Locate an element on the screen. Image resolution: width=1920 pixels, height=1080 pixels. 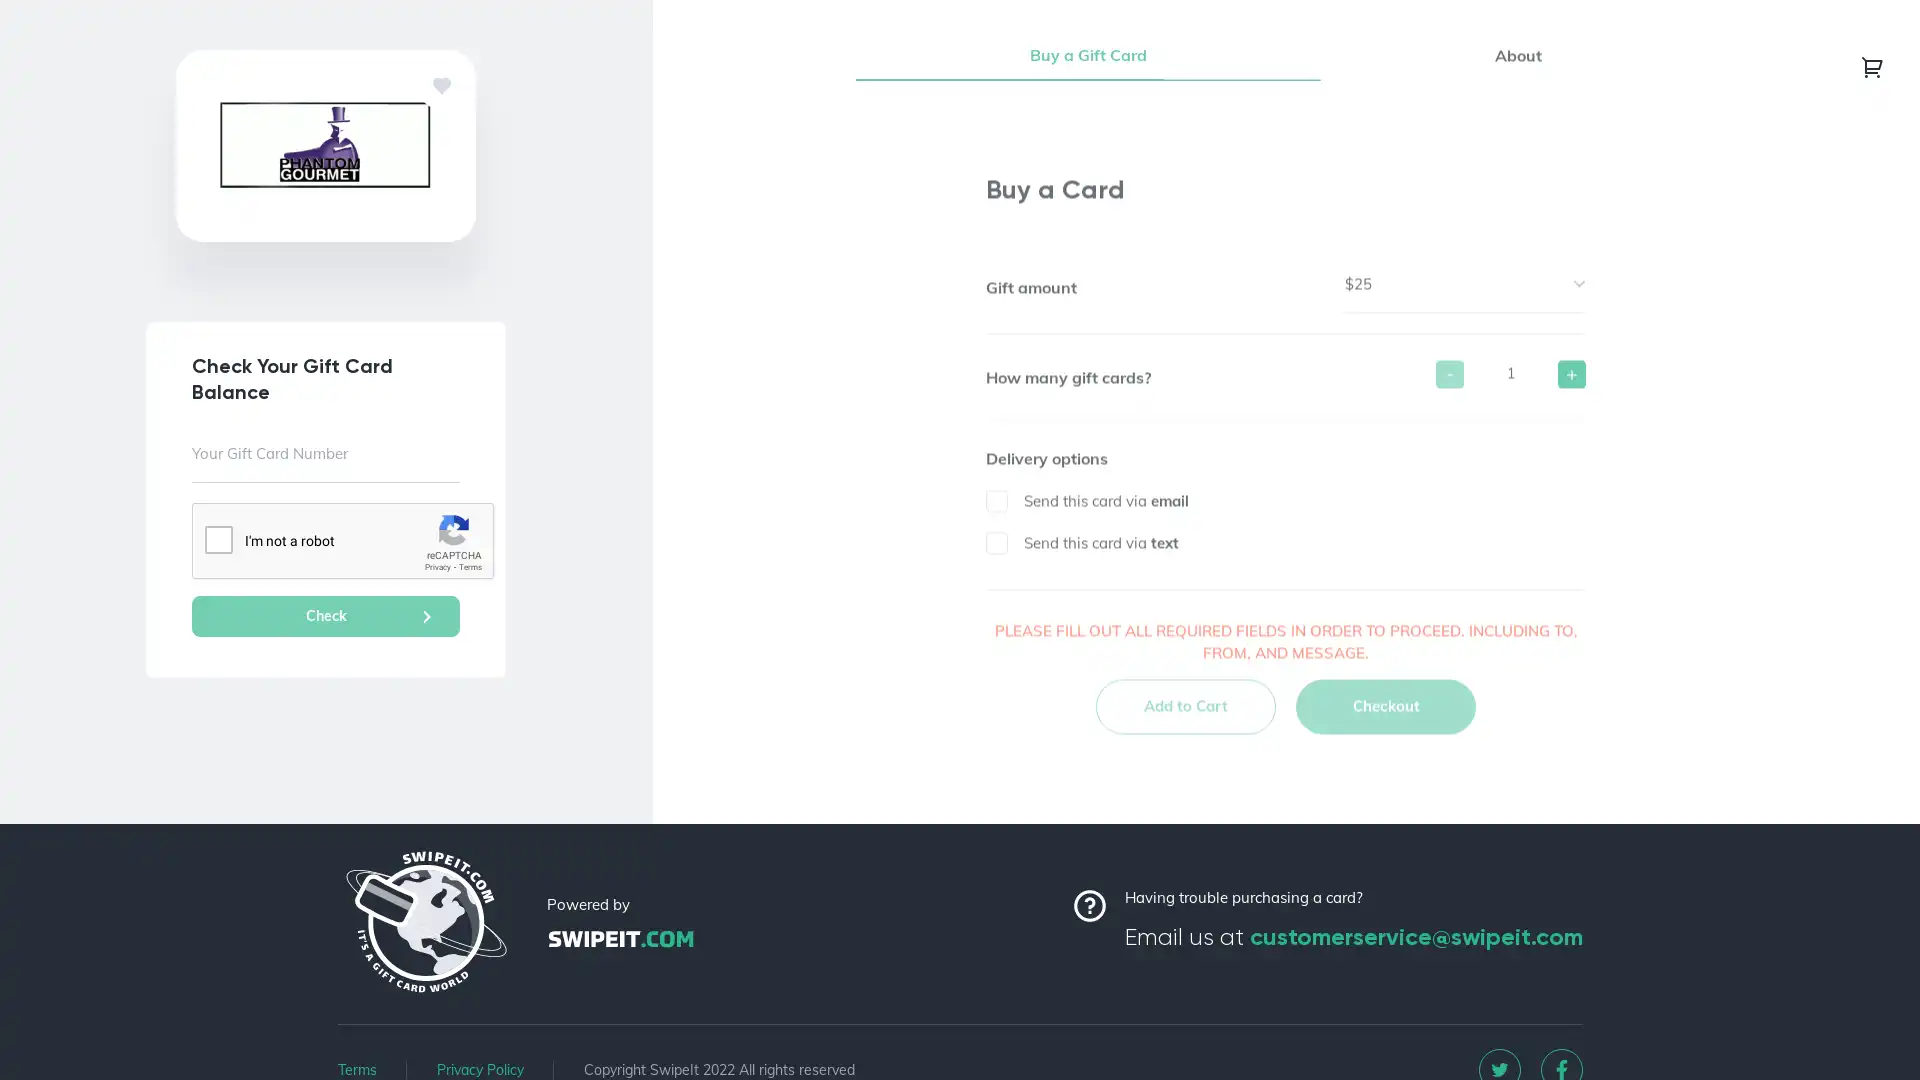
Check is located at coordinates (326, 615).